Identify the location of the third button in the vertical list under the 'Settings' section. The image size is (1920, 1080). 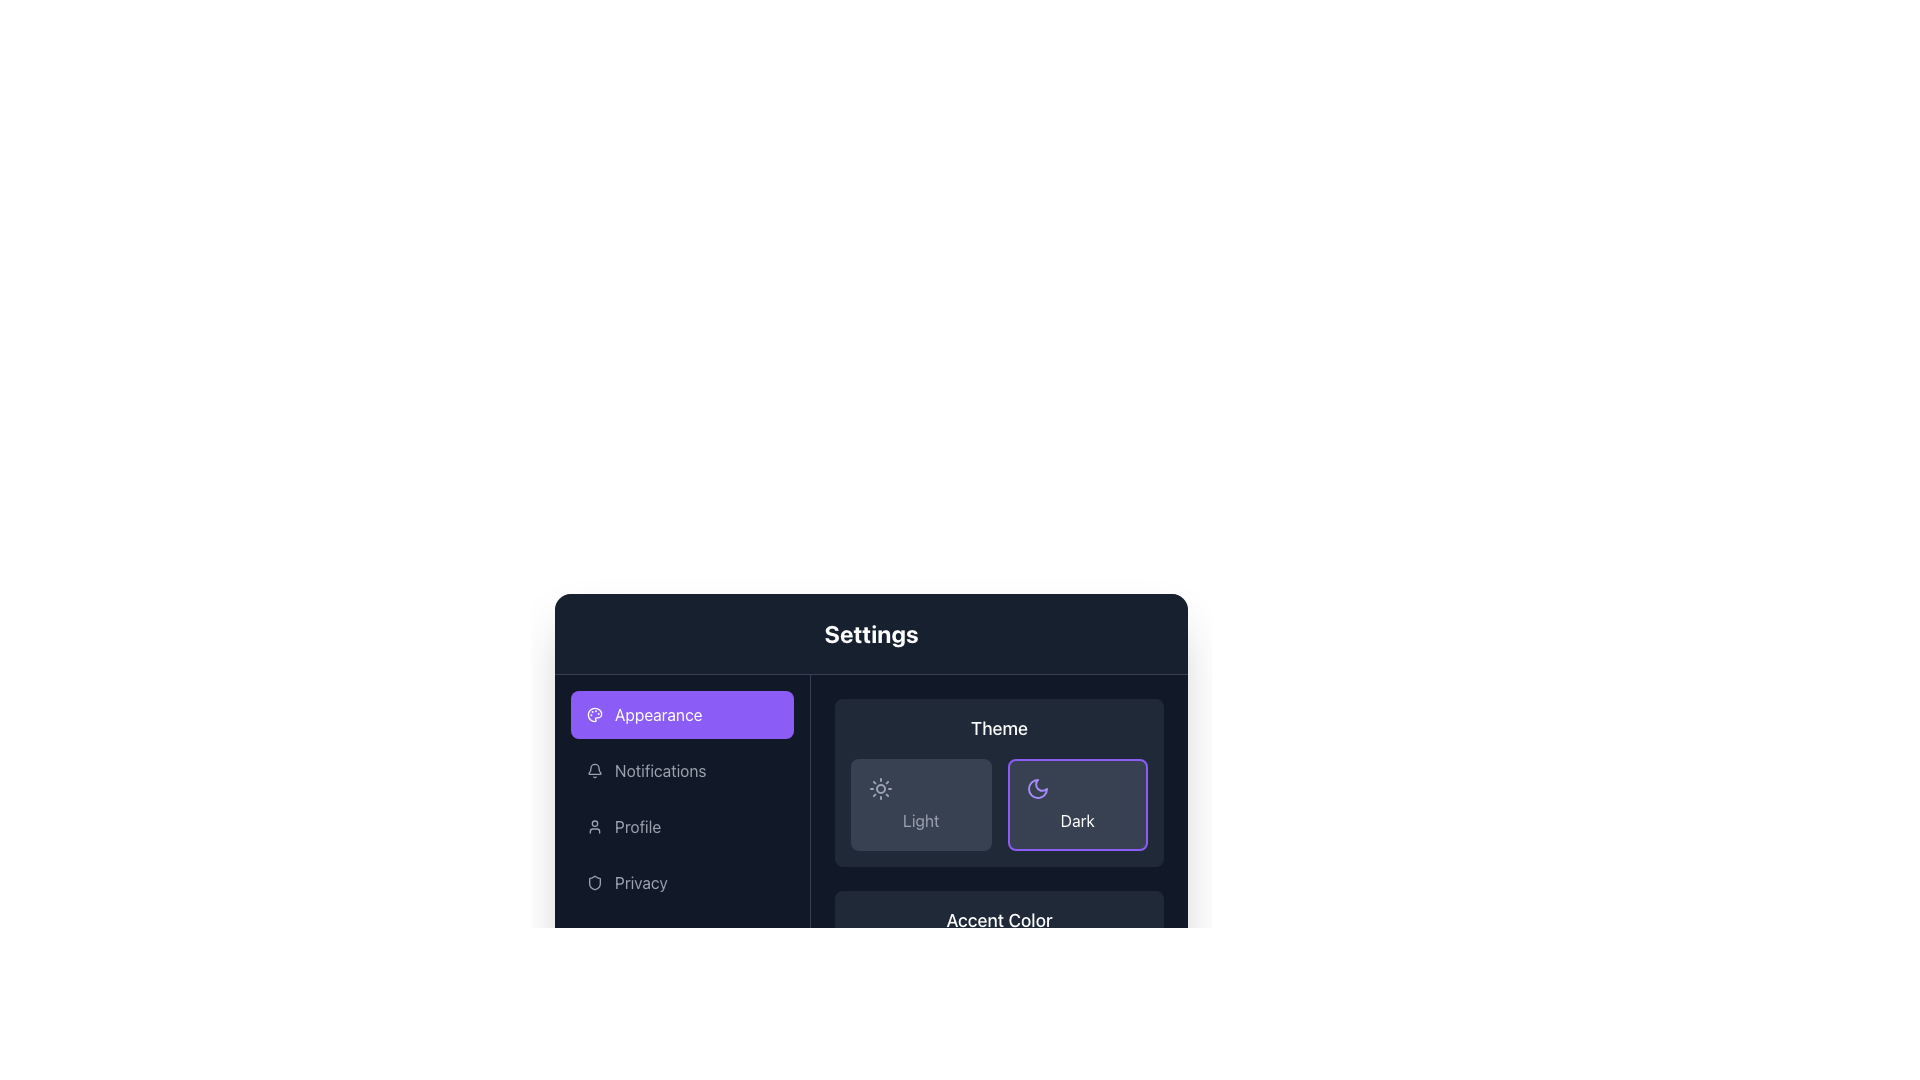
(682, 826).